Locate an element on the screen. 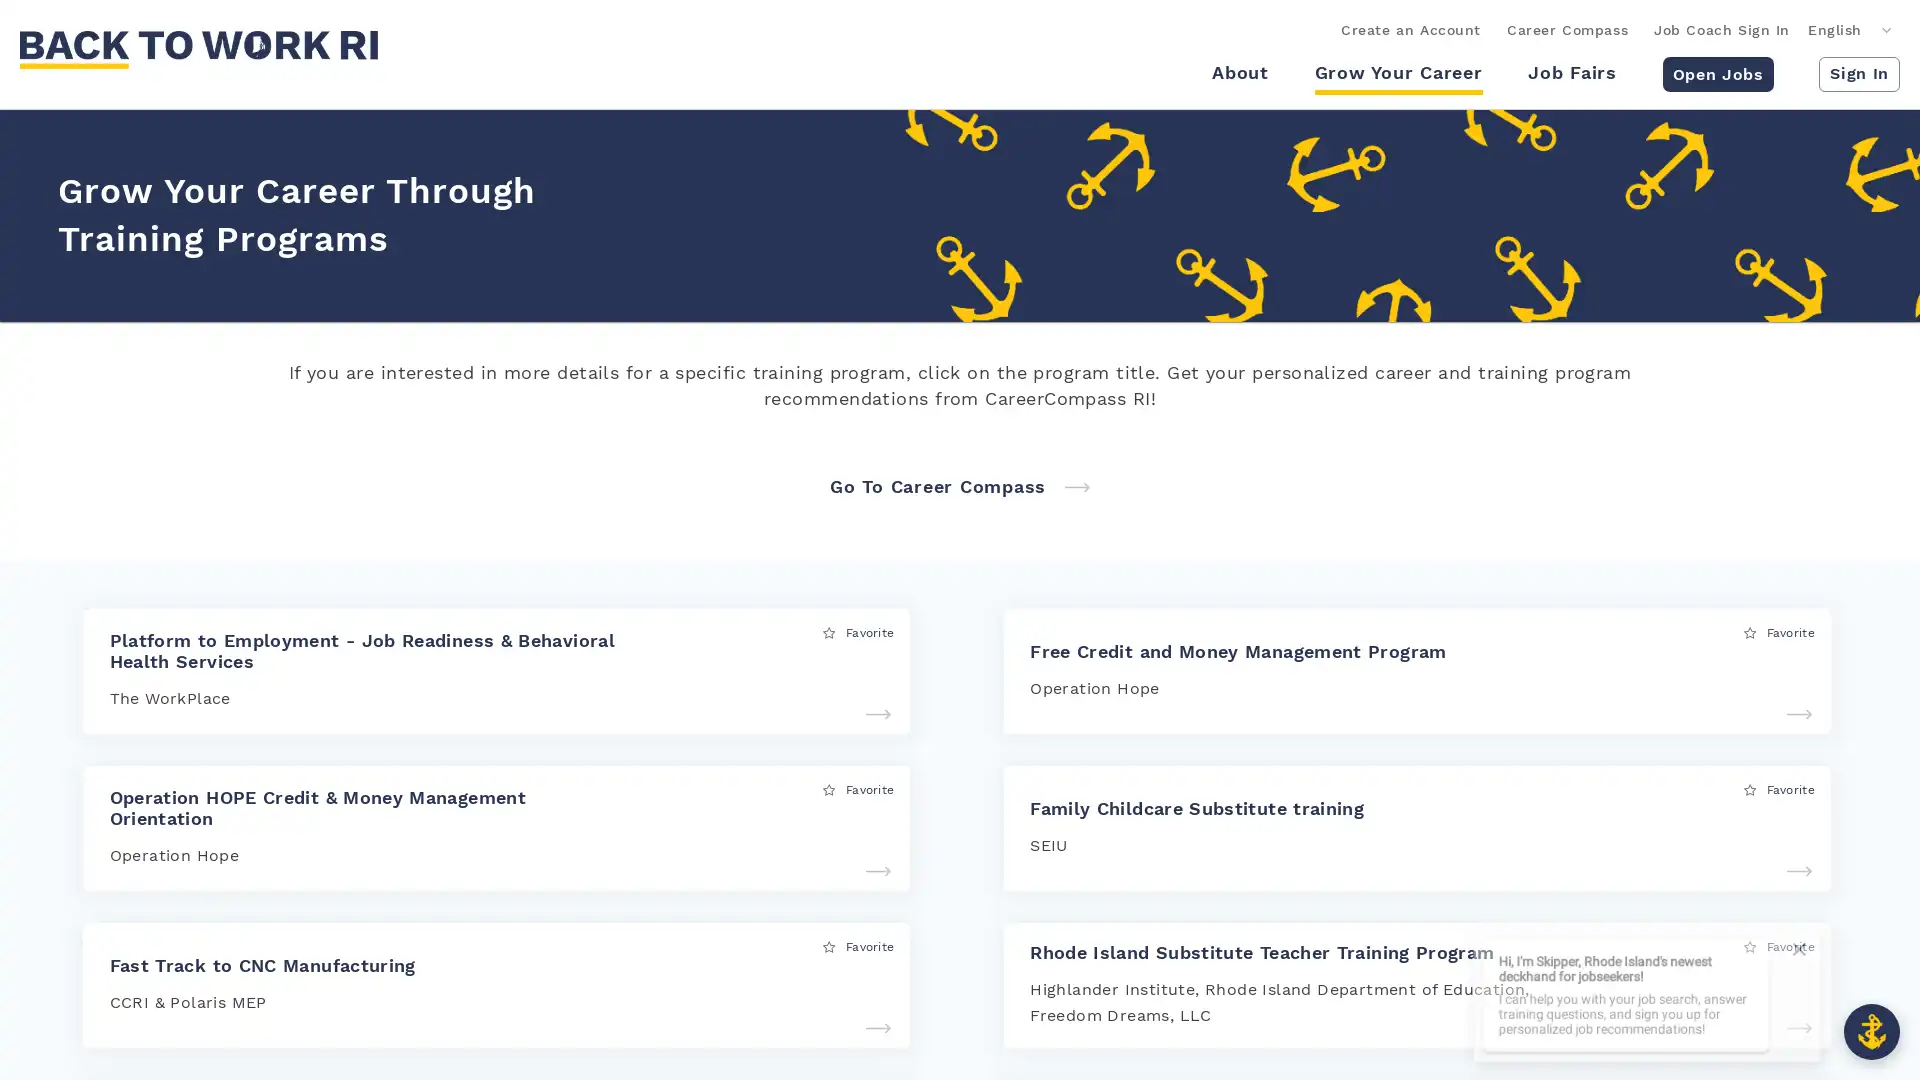 The height and width of the screenshot is (1080, 1920). not favorite Favorite is located at coordinates (1779, 788).